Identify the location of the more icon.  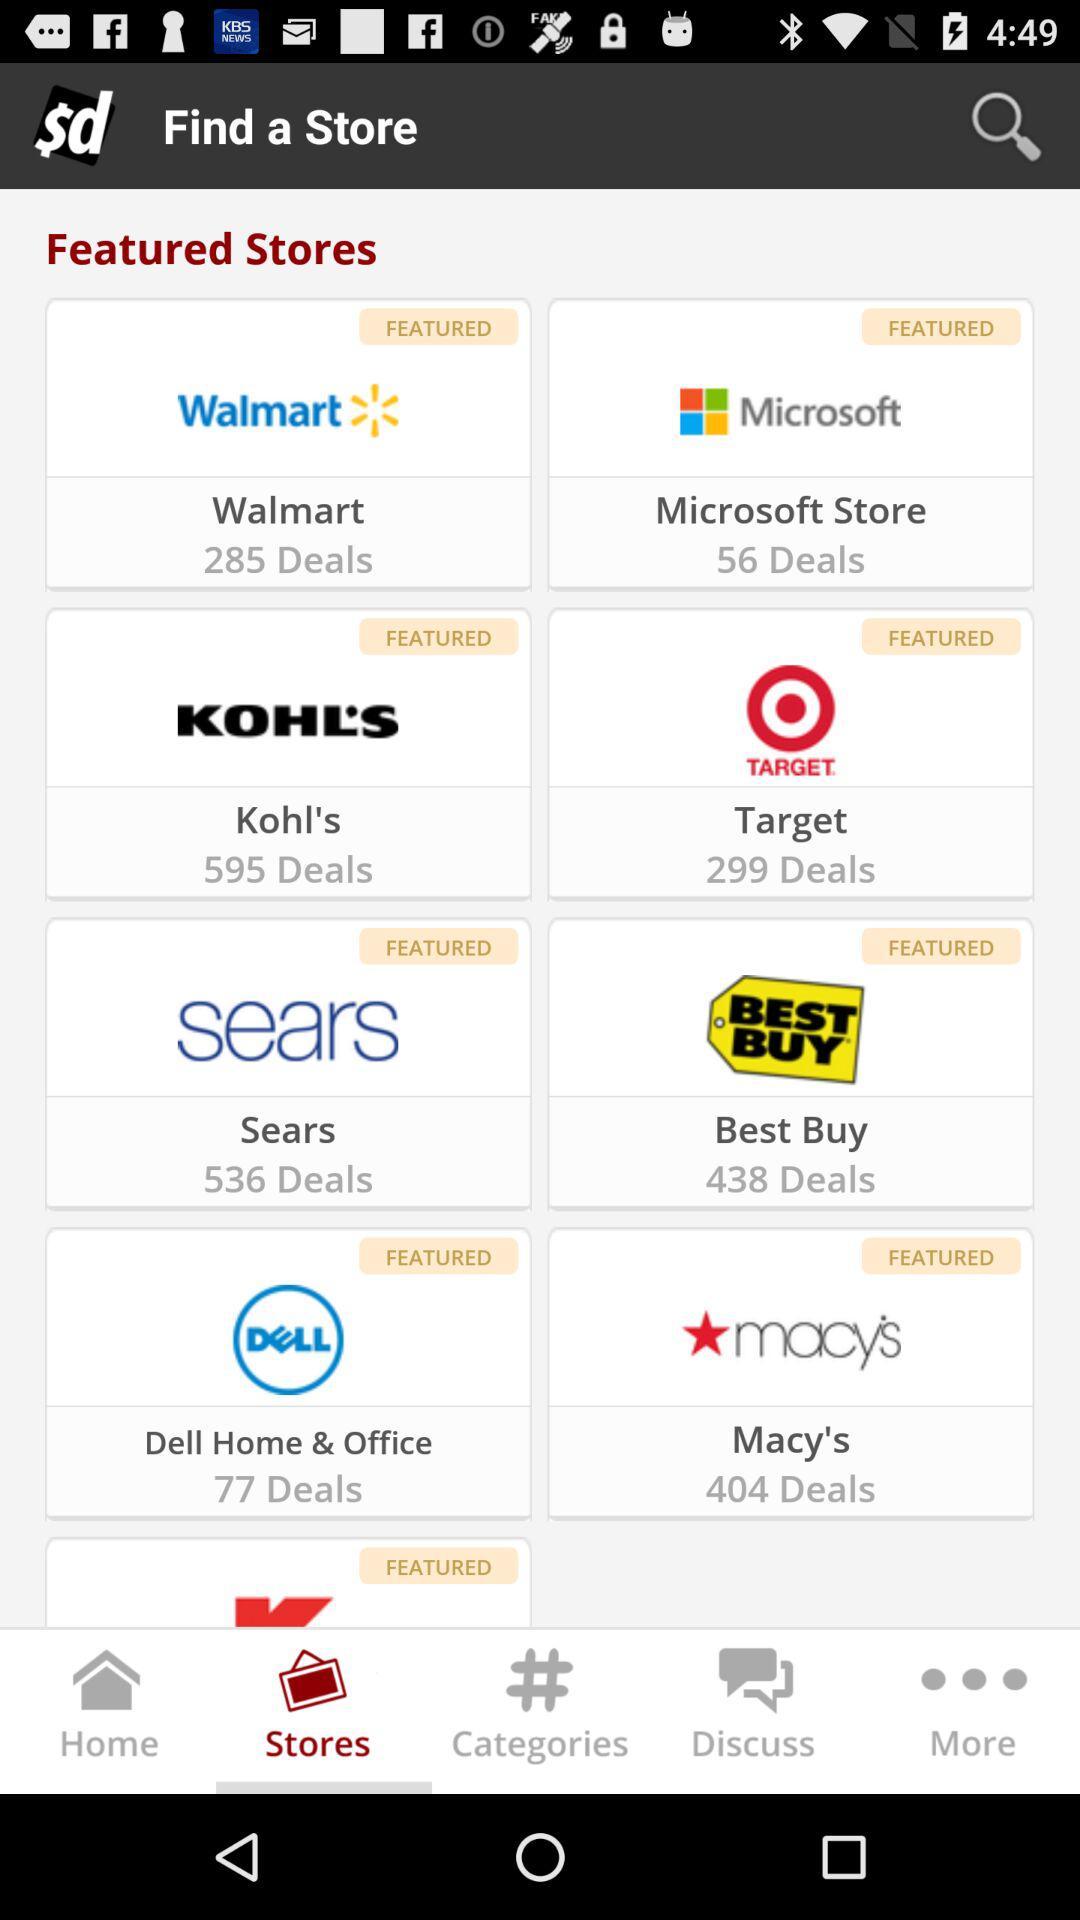
(970, 1836).